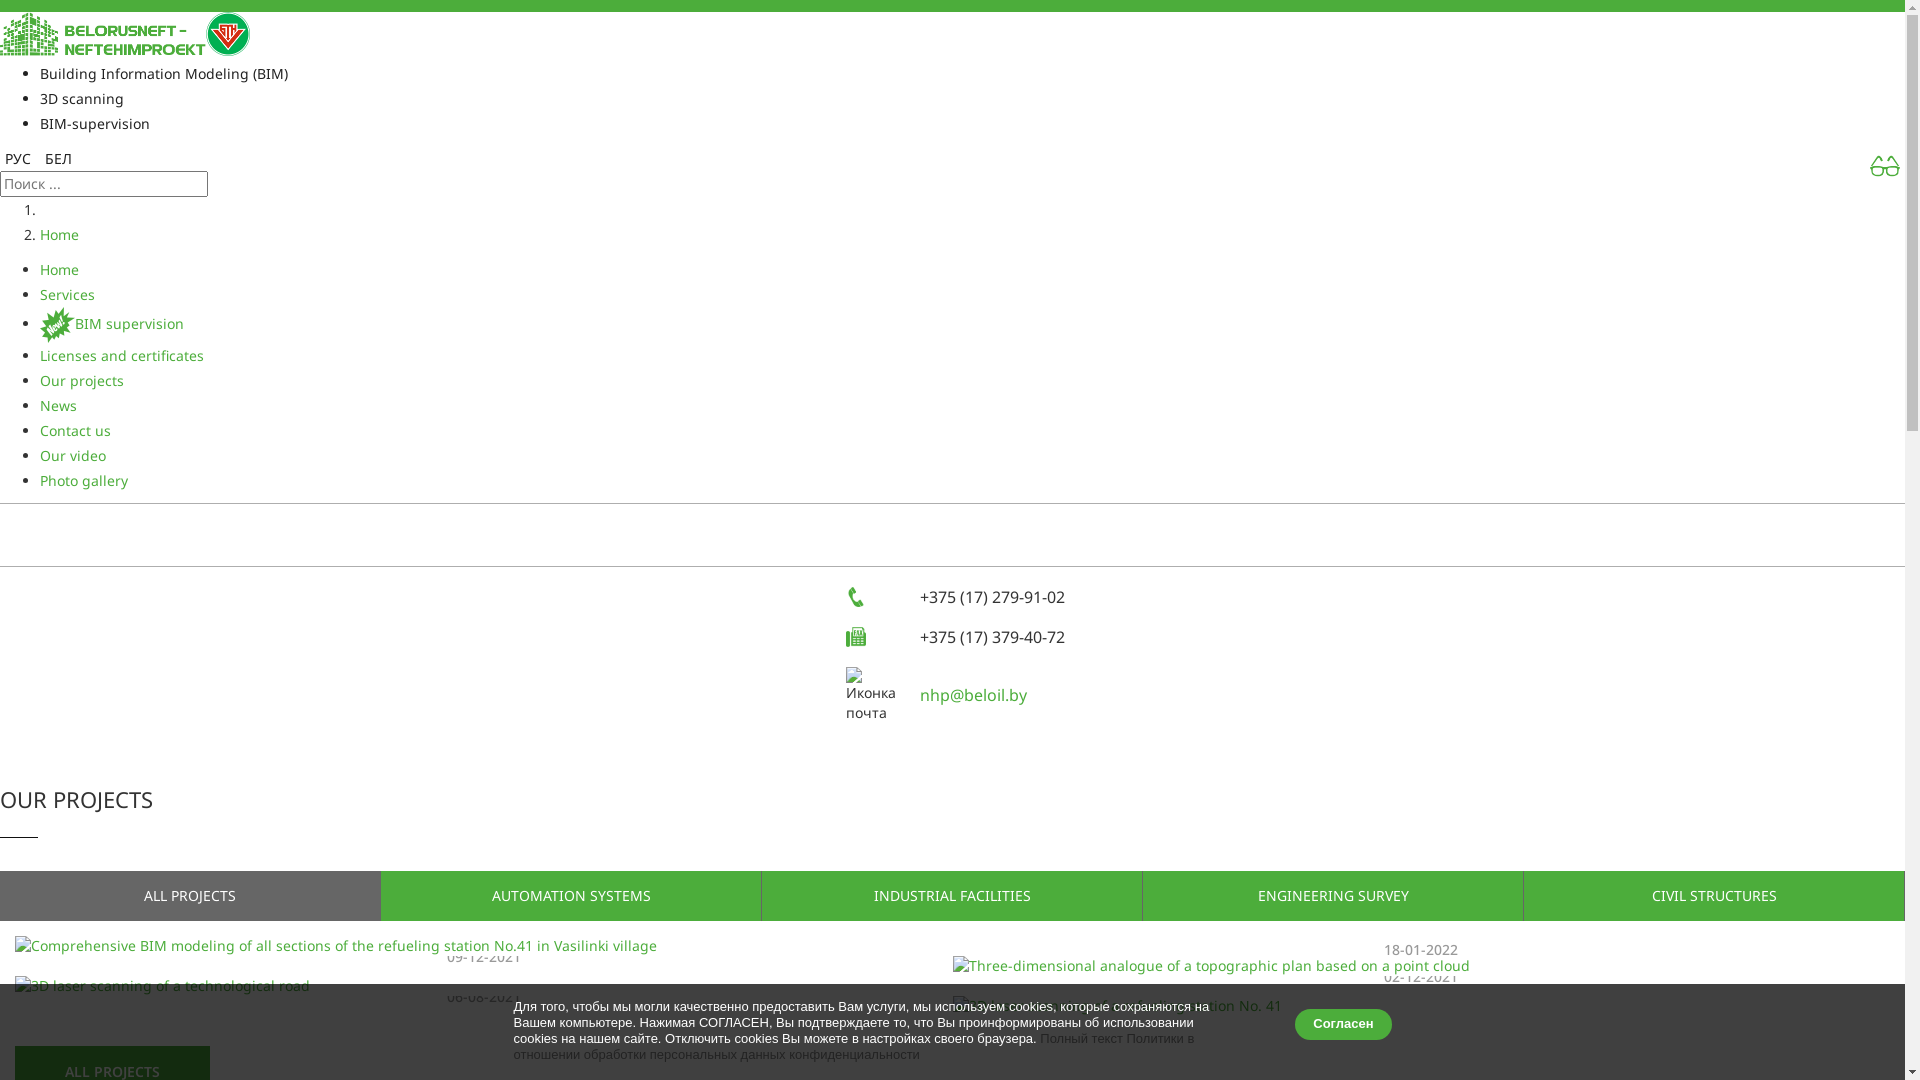 The height and width of the screenshot is (1080, 1920). What do you see at coordinates (72, 455) in the screenshot?
I see `'Our video'` at bounding box center [72, 455].